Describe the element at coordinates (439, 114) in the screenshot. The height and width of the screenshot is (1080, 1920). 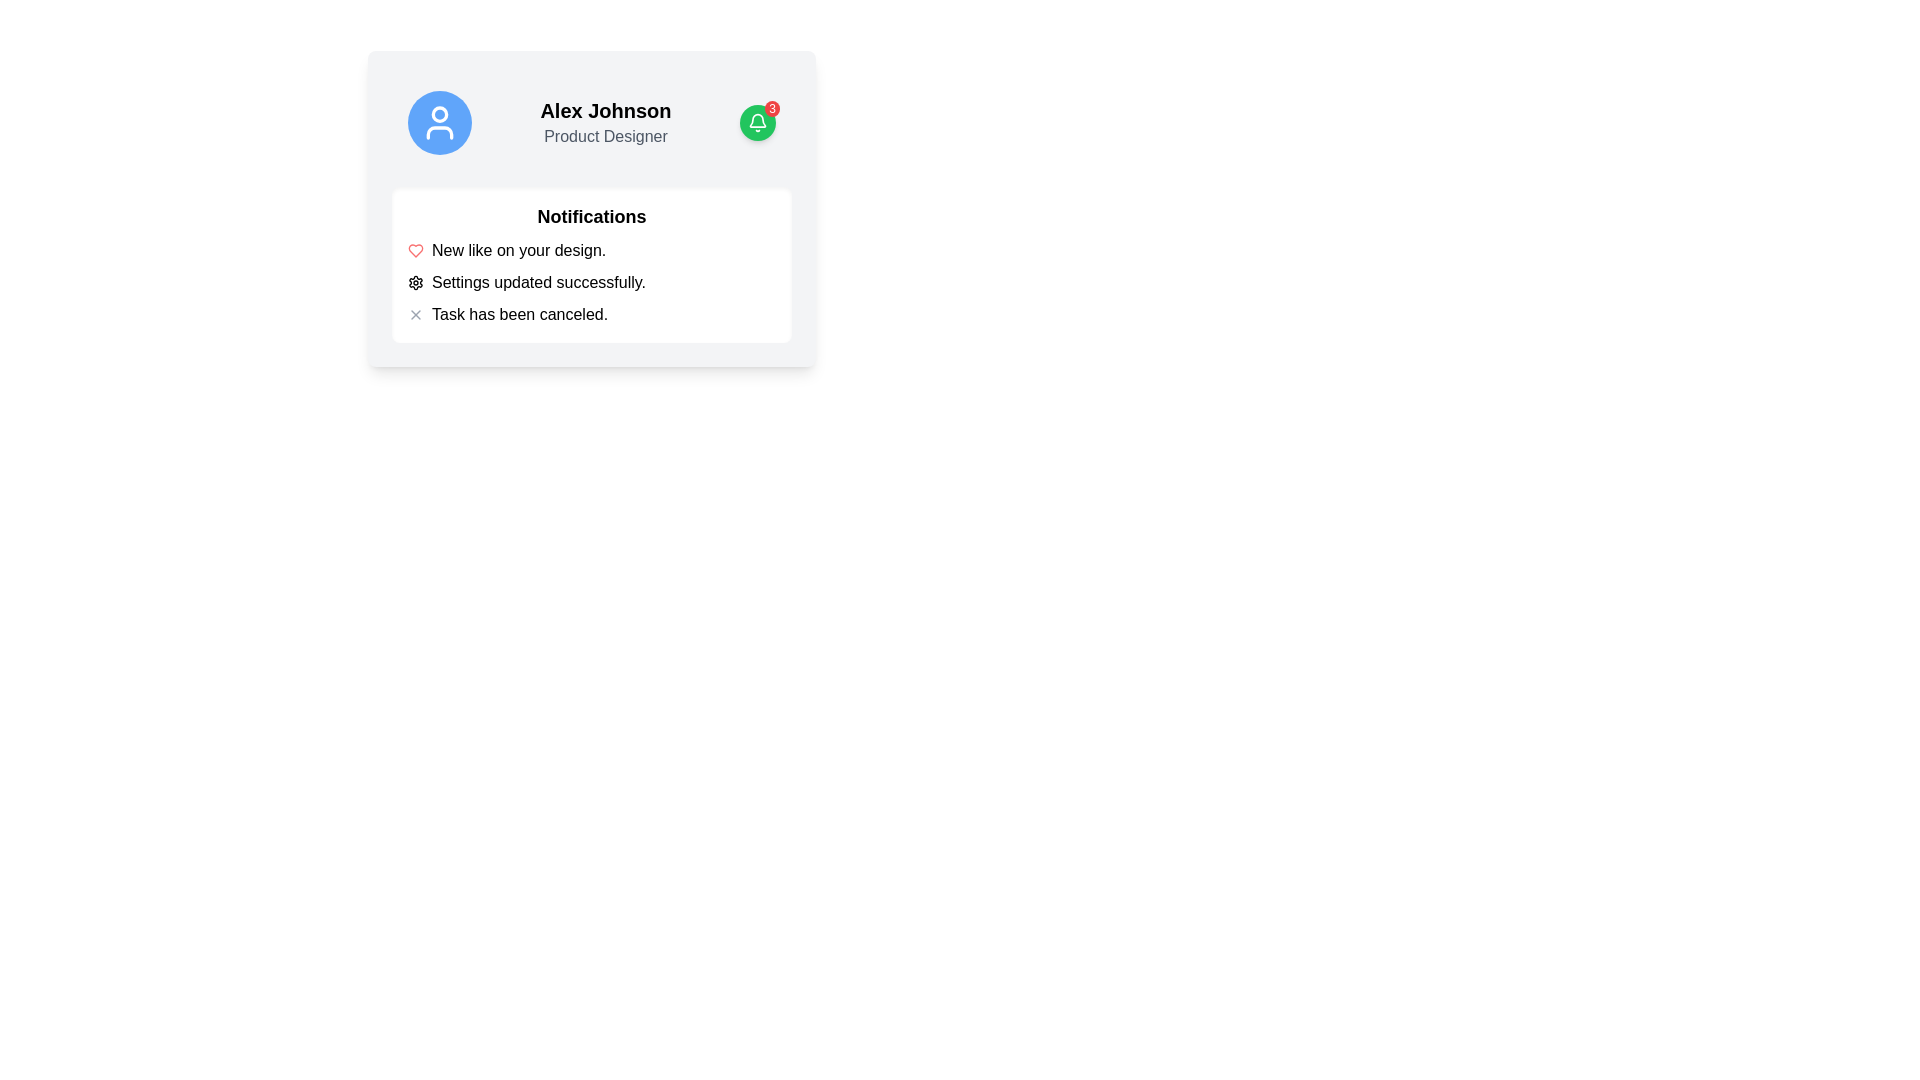
I see `the circular graphical component representing the head in the user icon, which is part of the SVG icon` at that location.